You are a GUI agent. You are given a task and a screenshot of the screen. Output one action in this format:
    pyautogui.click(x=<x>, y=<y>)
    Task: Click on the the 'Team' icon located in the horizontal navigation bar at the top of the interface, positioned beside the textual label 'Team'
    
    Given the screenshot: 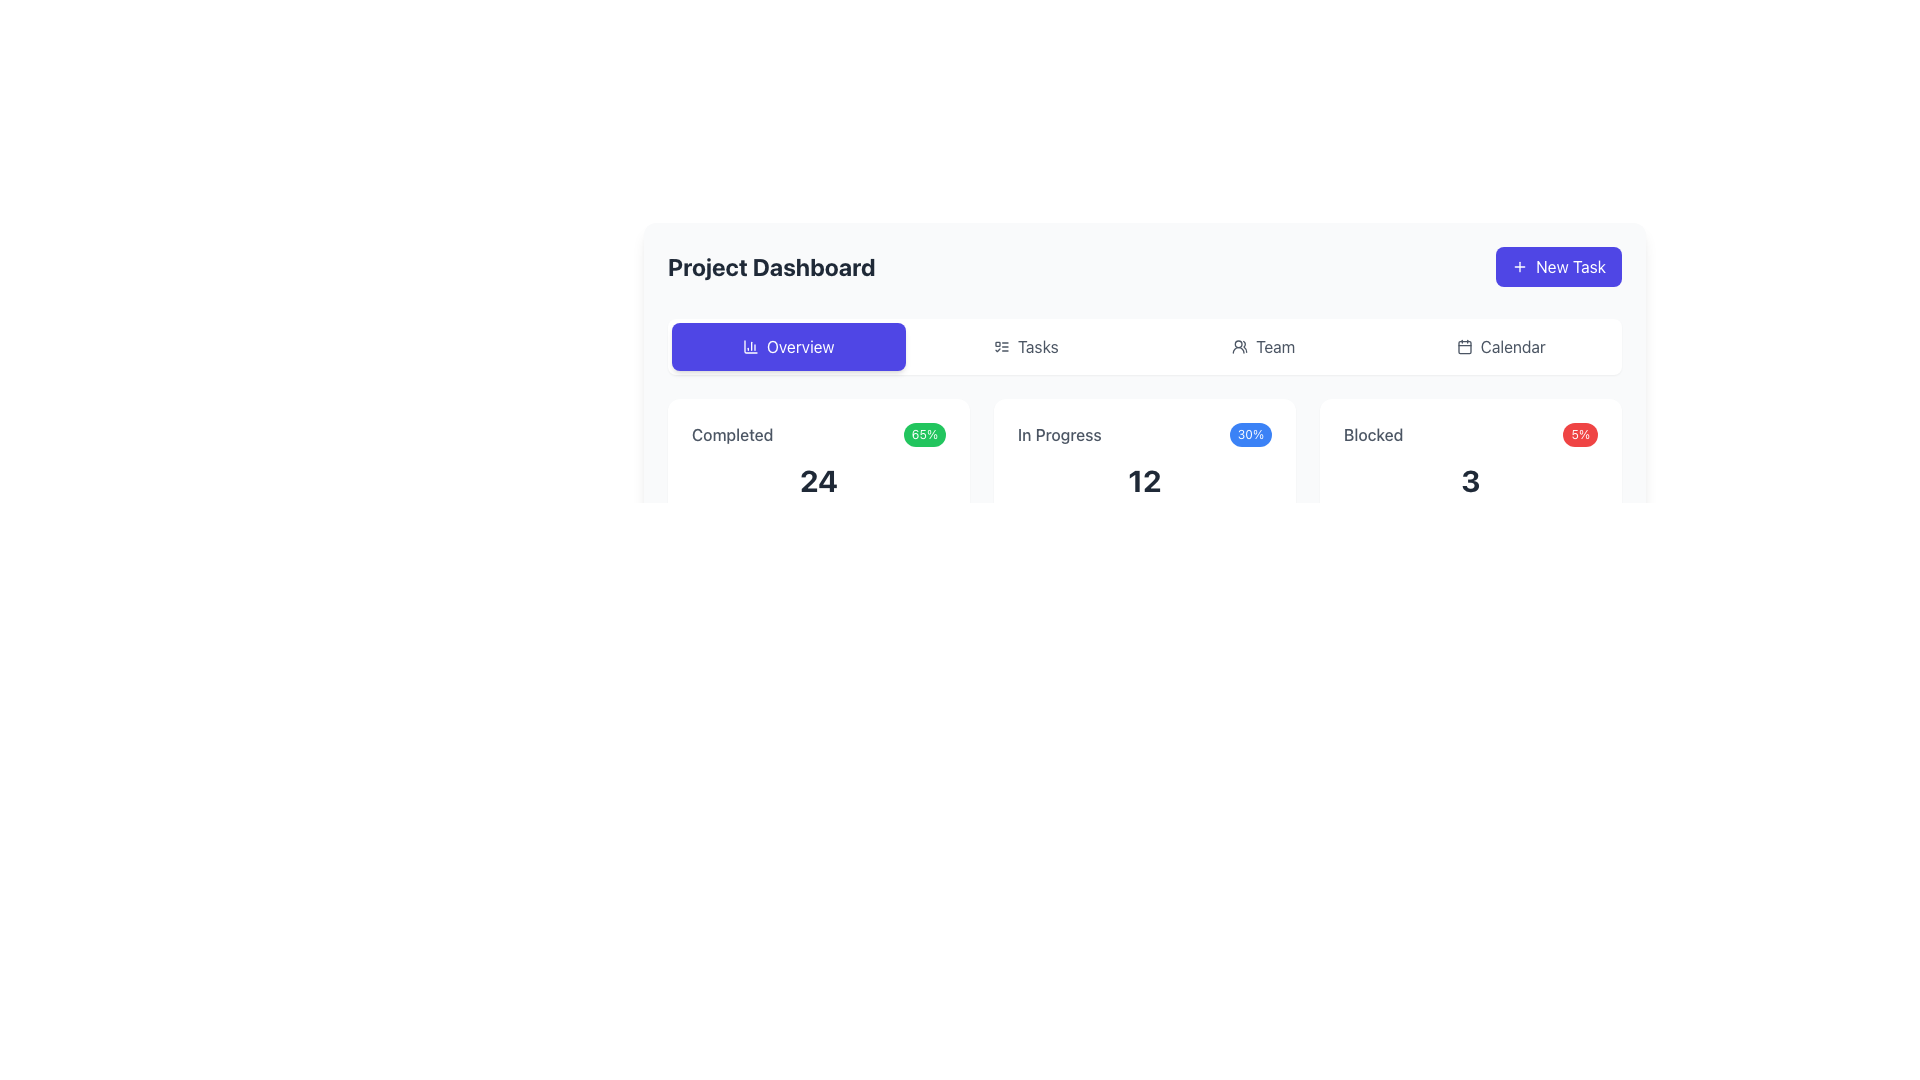 What is the action you would take?
    pyautogui.click(x=1239, y=346)
    